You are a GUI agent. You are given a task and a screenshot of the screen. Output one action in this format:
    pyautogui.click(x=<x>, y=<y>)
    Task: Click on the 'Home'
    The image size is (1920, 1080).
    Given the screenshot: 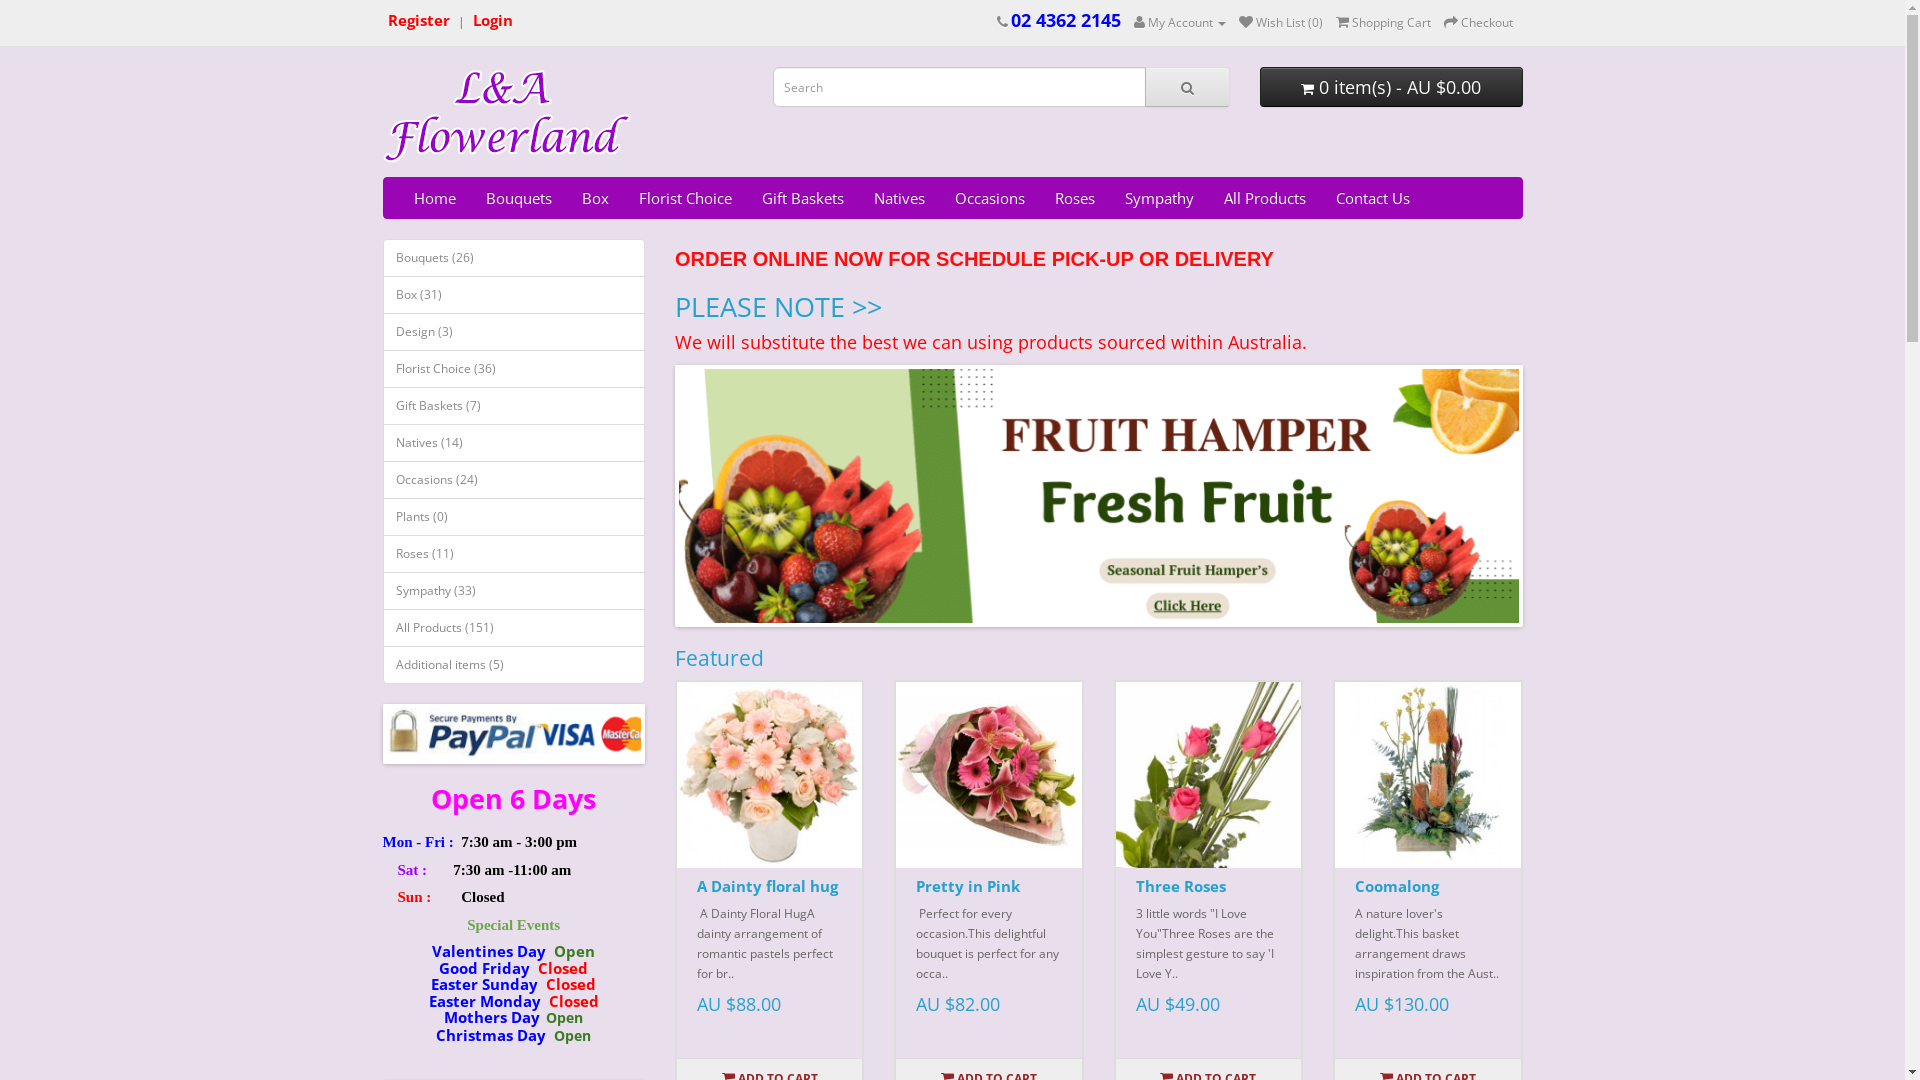 What is the action you would take?
    pyautogui.click(x=432, y=197)
    